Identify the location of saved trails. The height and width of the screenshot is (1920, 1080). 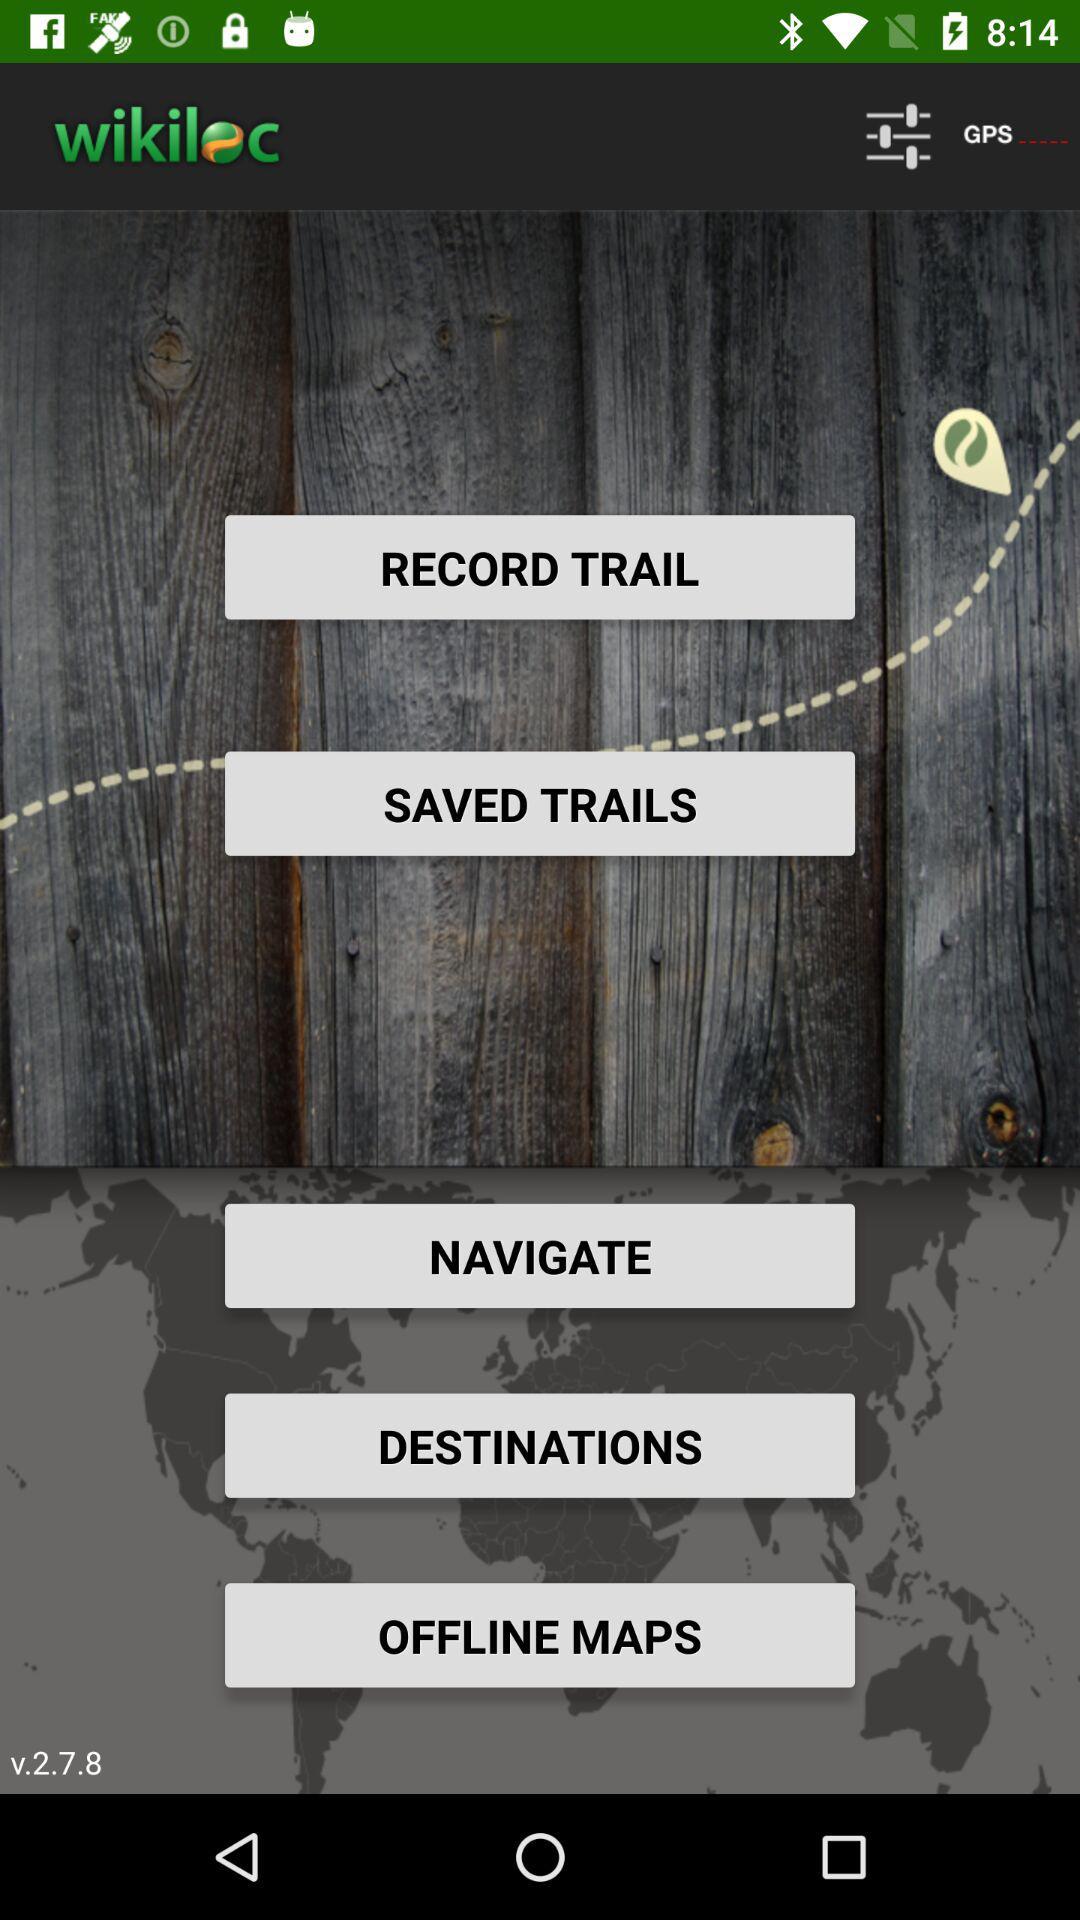
(540, 803).